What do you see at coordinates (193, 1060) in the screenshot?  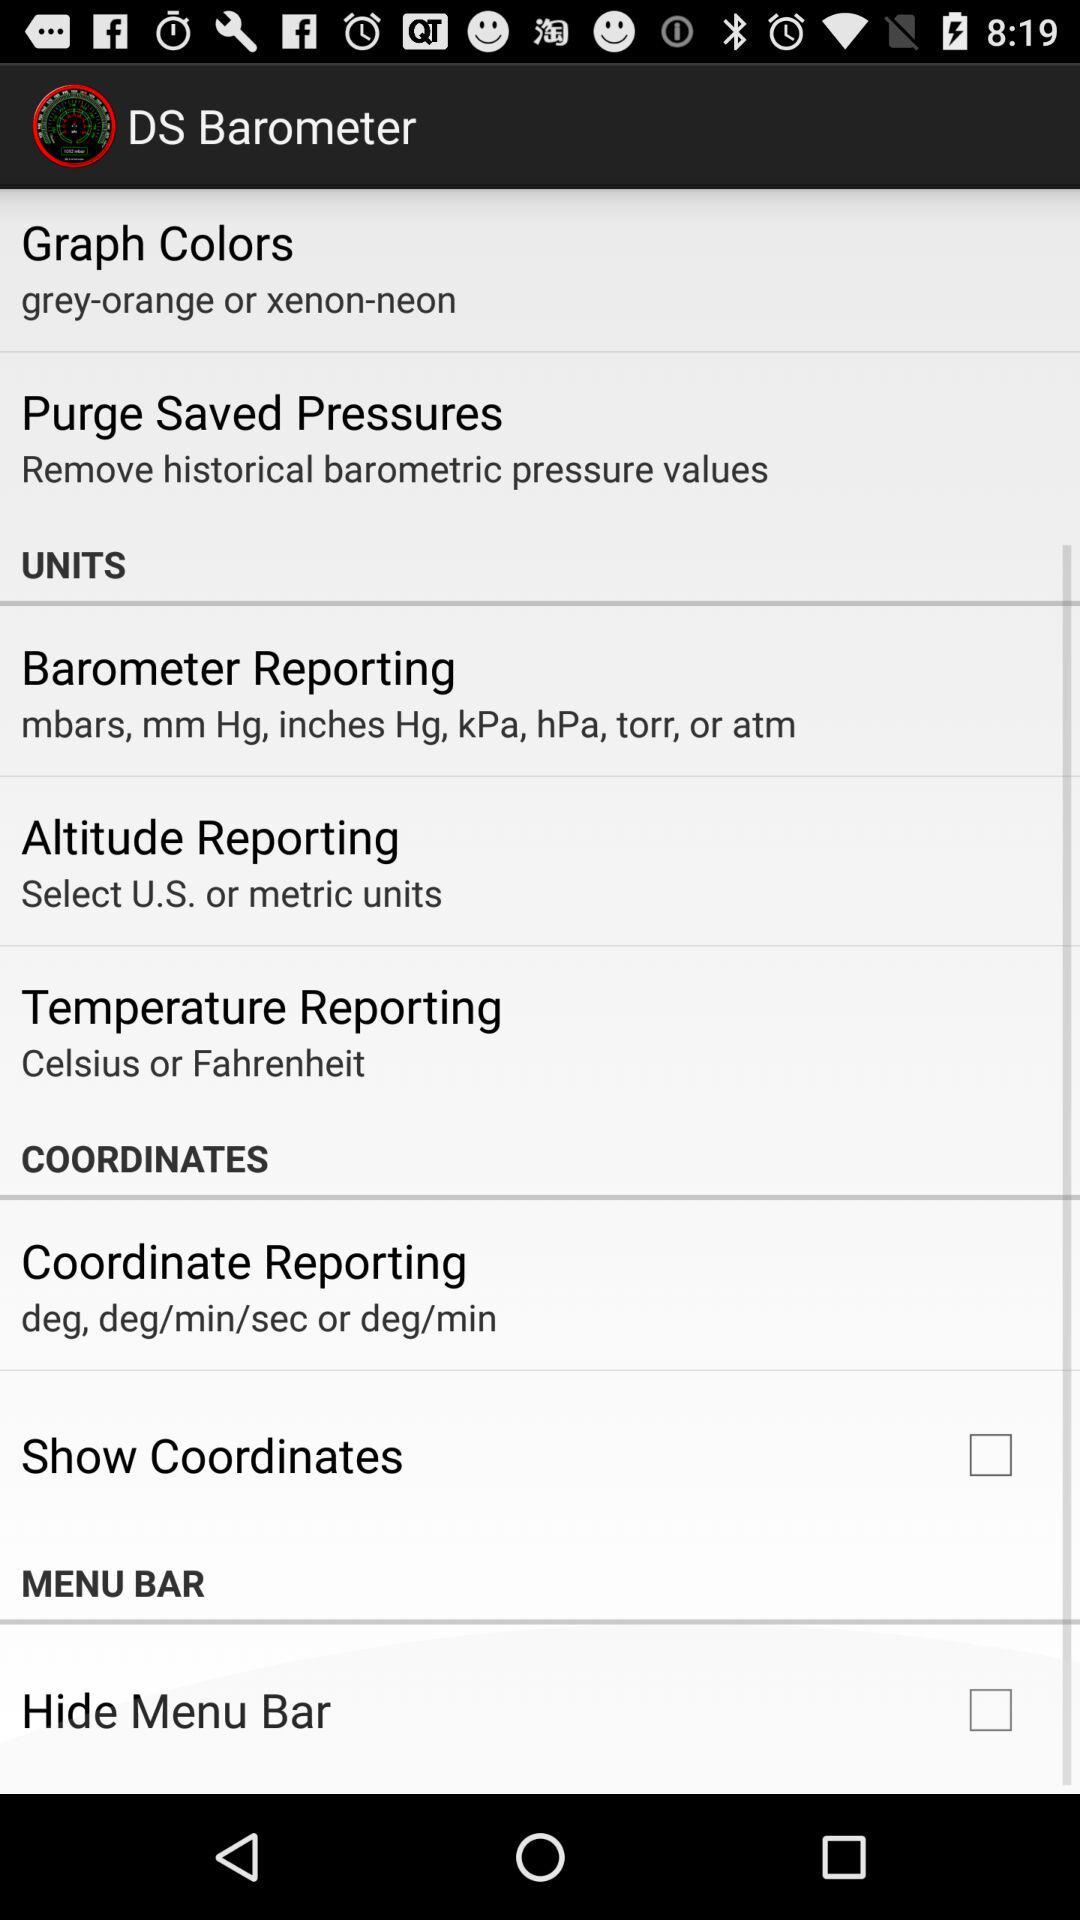 I see `app below the temperature reporting icon` at bounding box center [193, 1060].